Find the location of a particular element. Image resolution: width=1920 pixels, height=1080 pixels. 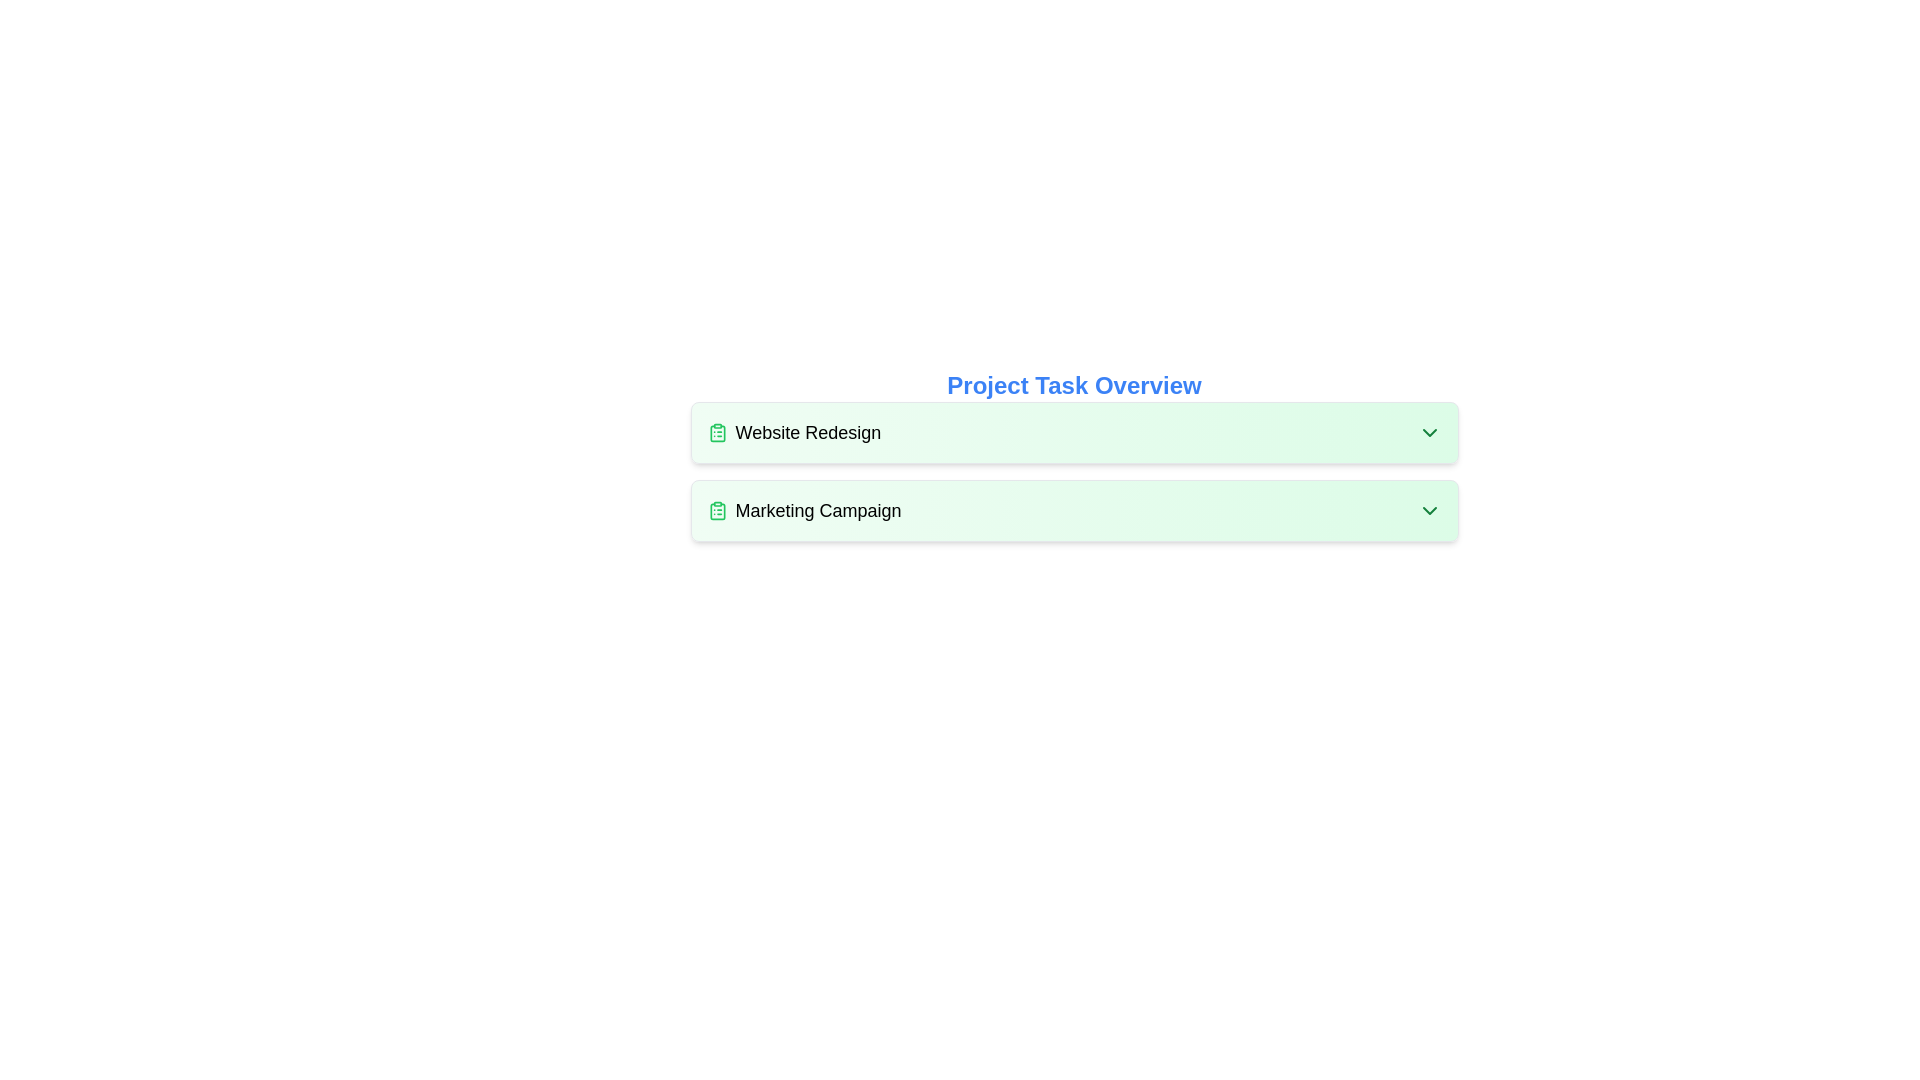

the clipboard outline icon located in the middle section of the 'Marketing Campaign' list item is located at coordinates (717, 510).